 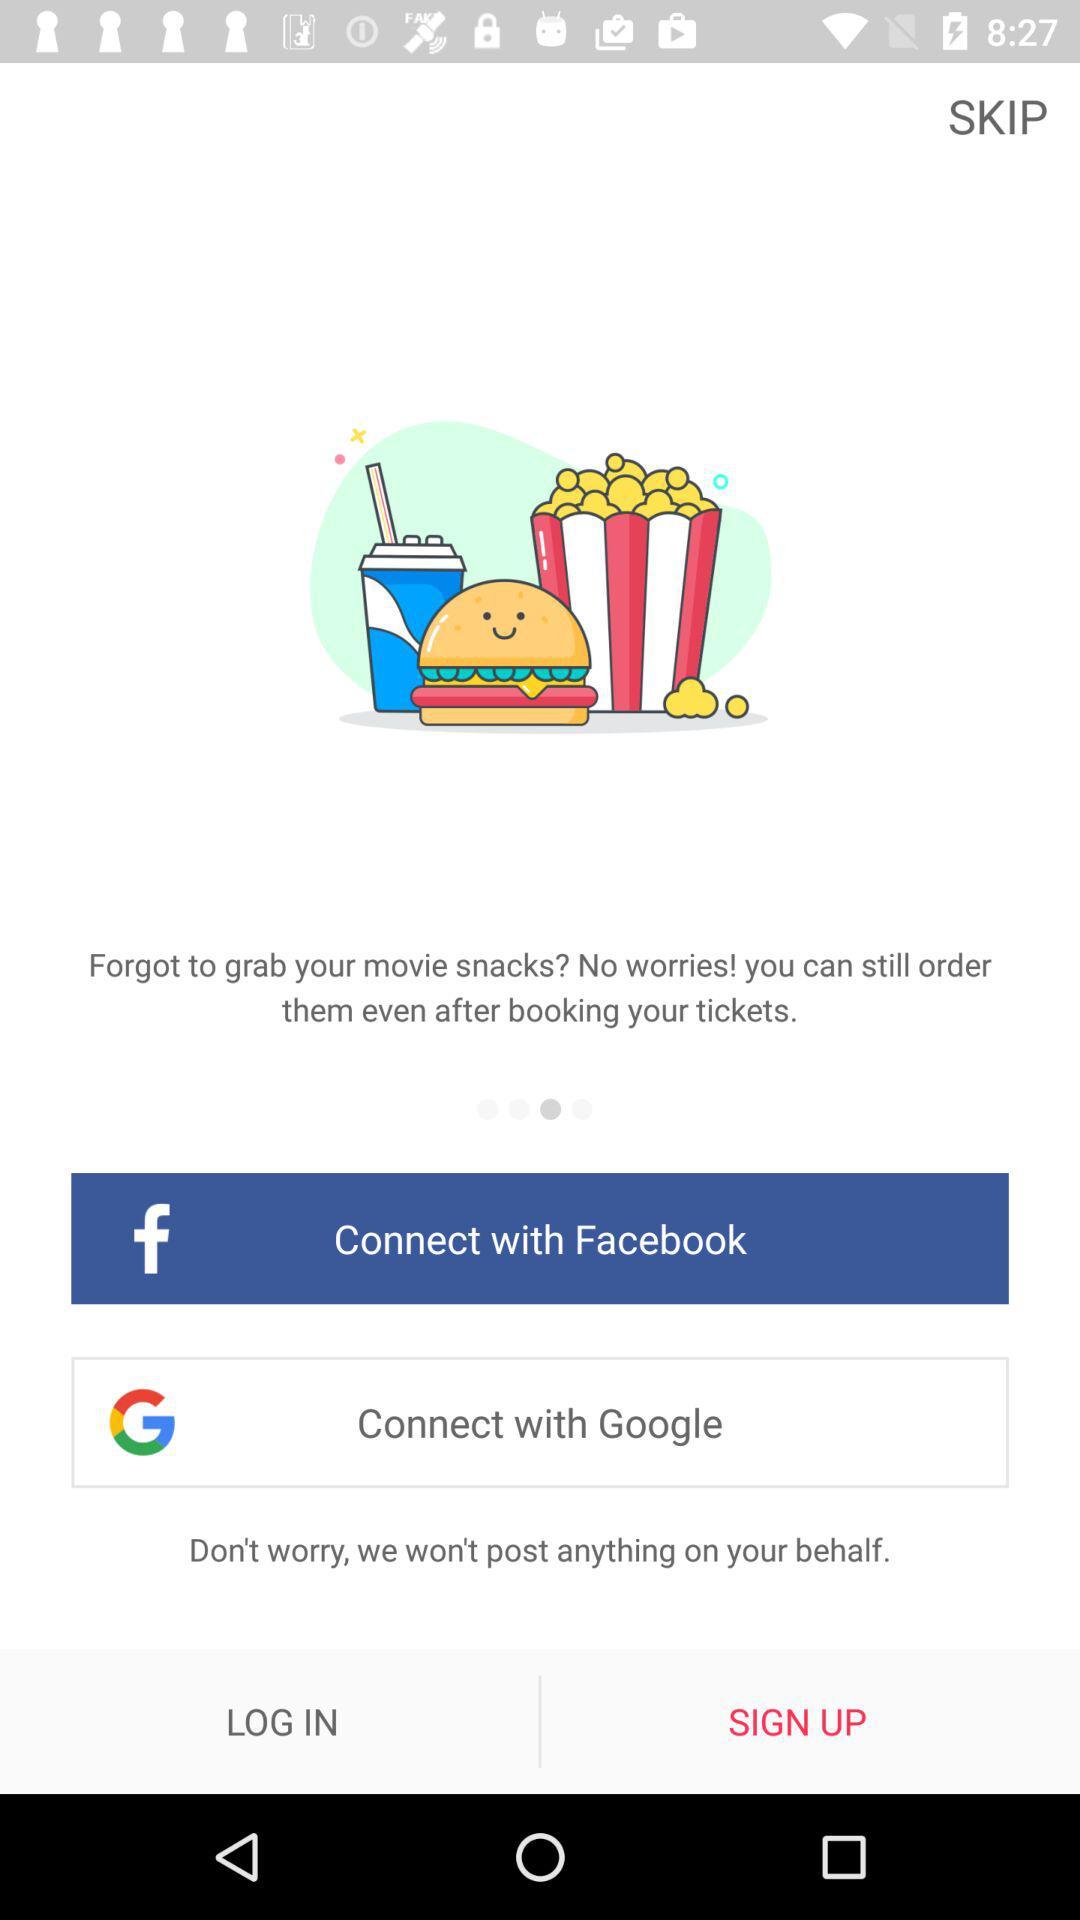 I want to click on skip icon, so click(x=1003, y=114).